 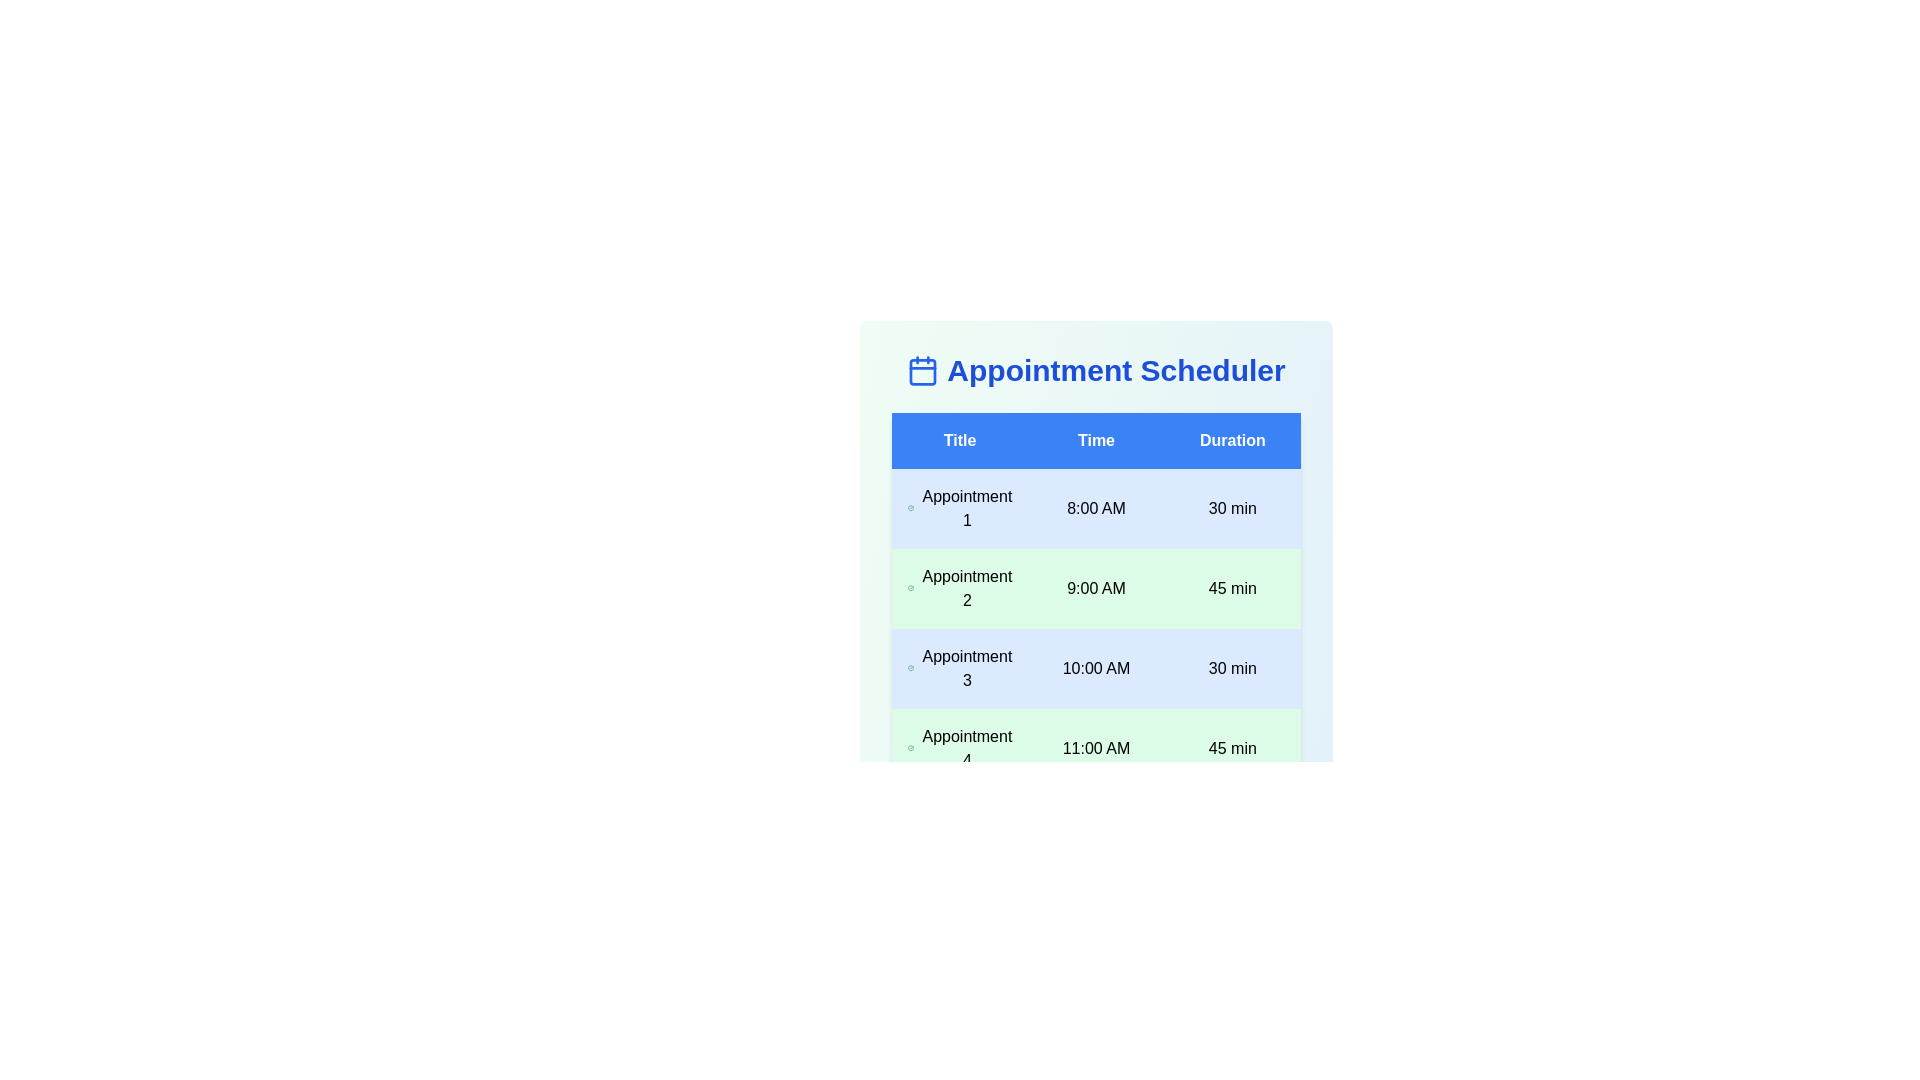 What do you see at coordinates (1095, 748) in the screenshot?
I see `the row corresponding to Appointment 4 to select it` at bounding box center [1095, 748].